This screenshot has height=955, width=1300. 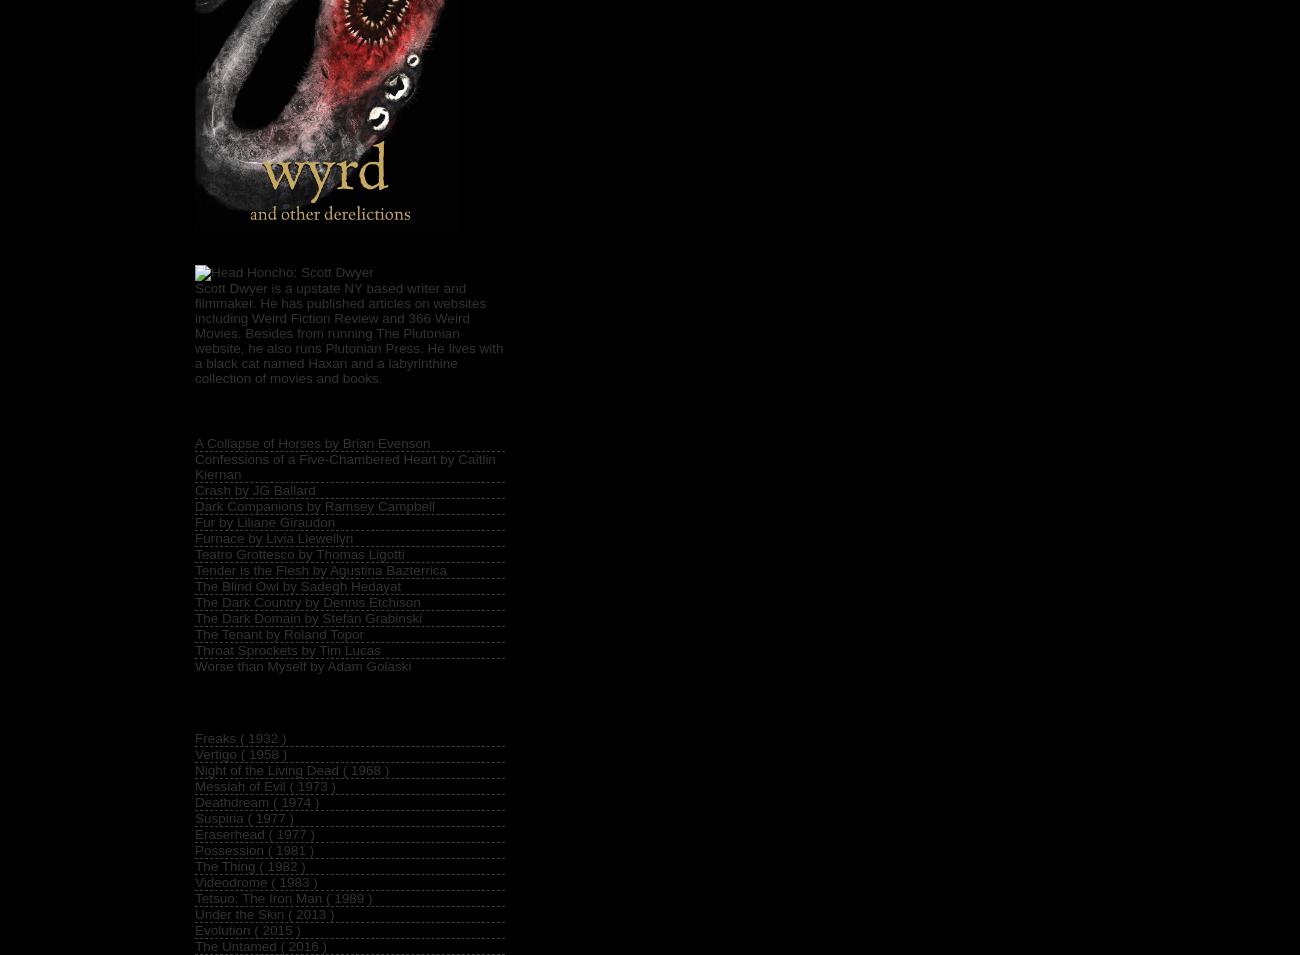 I want to click on 'Under the Skin ( 2013 )', so click(x=263, y=913).